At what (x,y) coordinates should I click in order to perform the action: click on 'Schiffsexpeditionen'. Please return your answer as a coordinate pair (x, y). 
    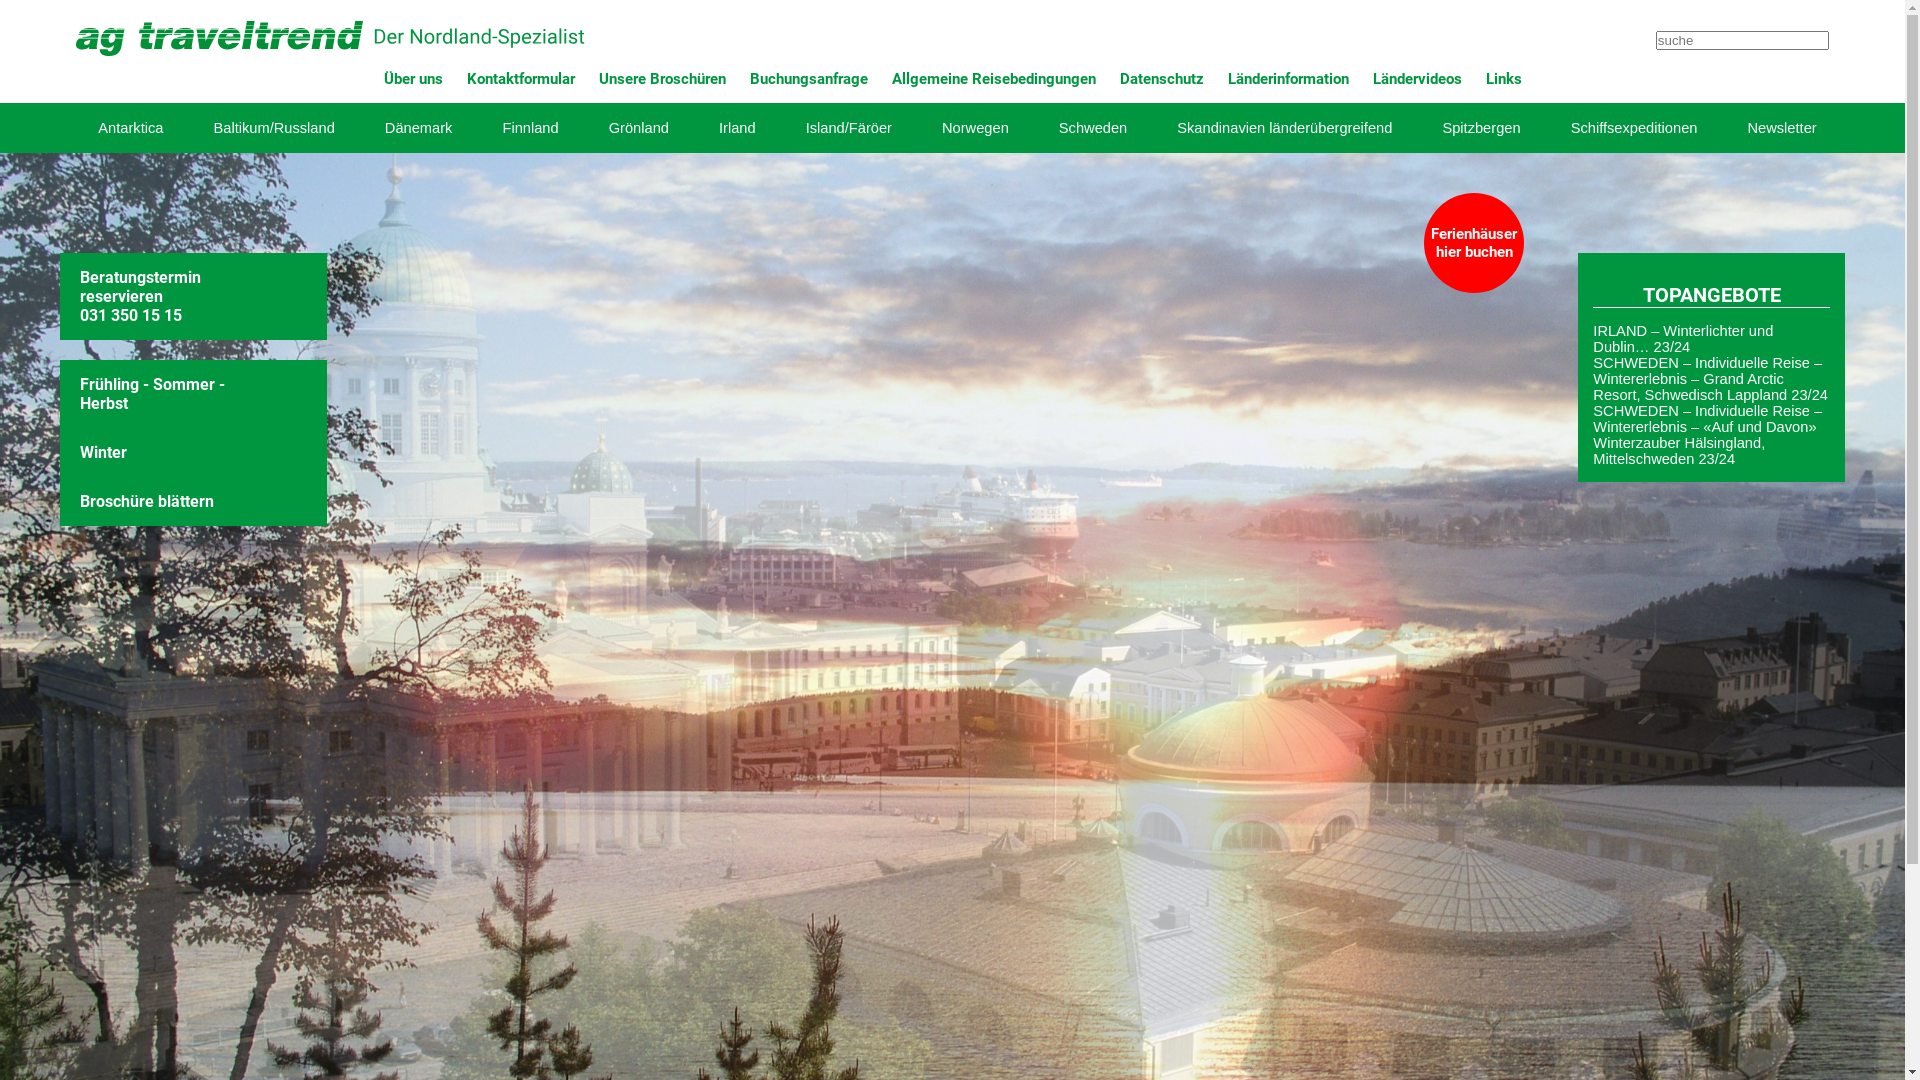
    Looking at the image, I should click on (1634, 127).